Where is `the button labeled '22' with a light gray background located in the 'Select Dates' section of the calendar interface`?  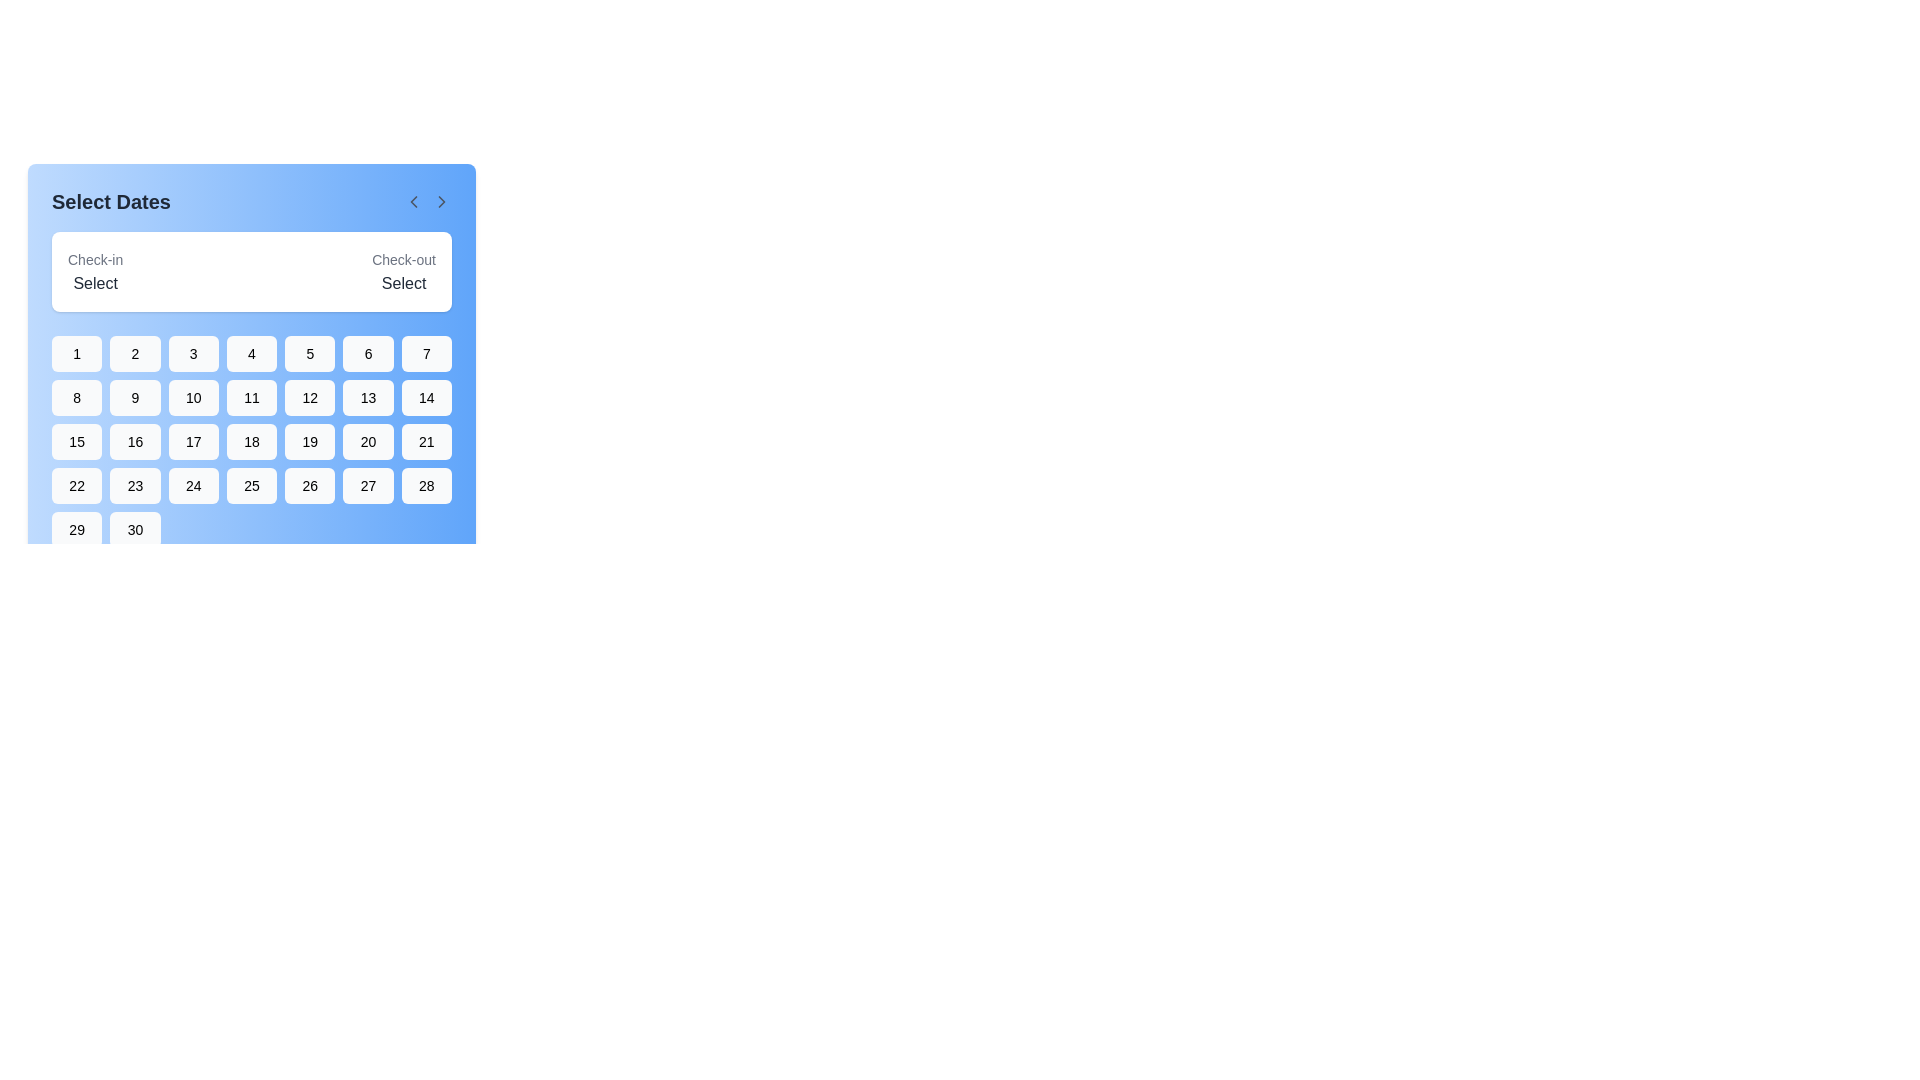 the button labeled '22' with a light gray background located in the 'Select Dates' section of the calendar interface is located at coordinates (77, 486).